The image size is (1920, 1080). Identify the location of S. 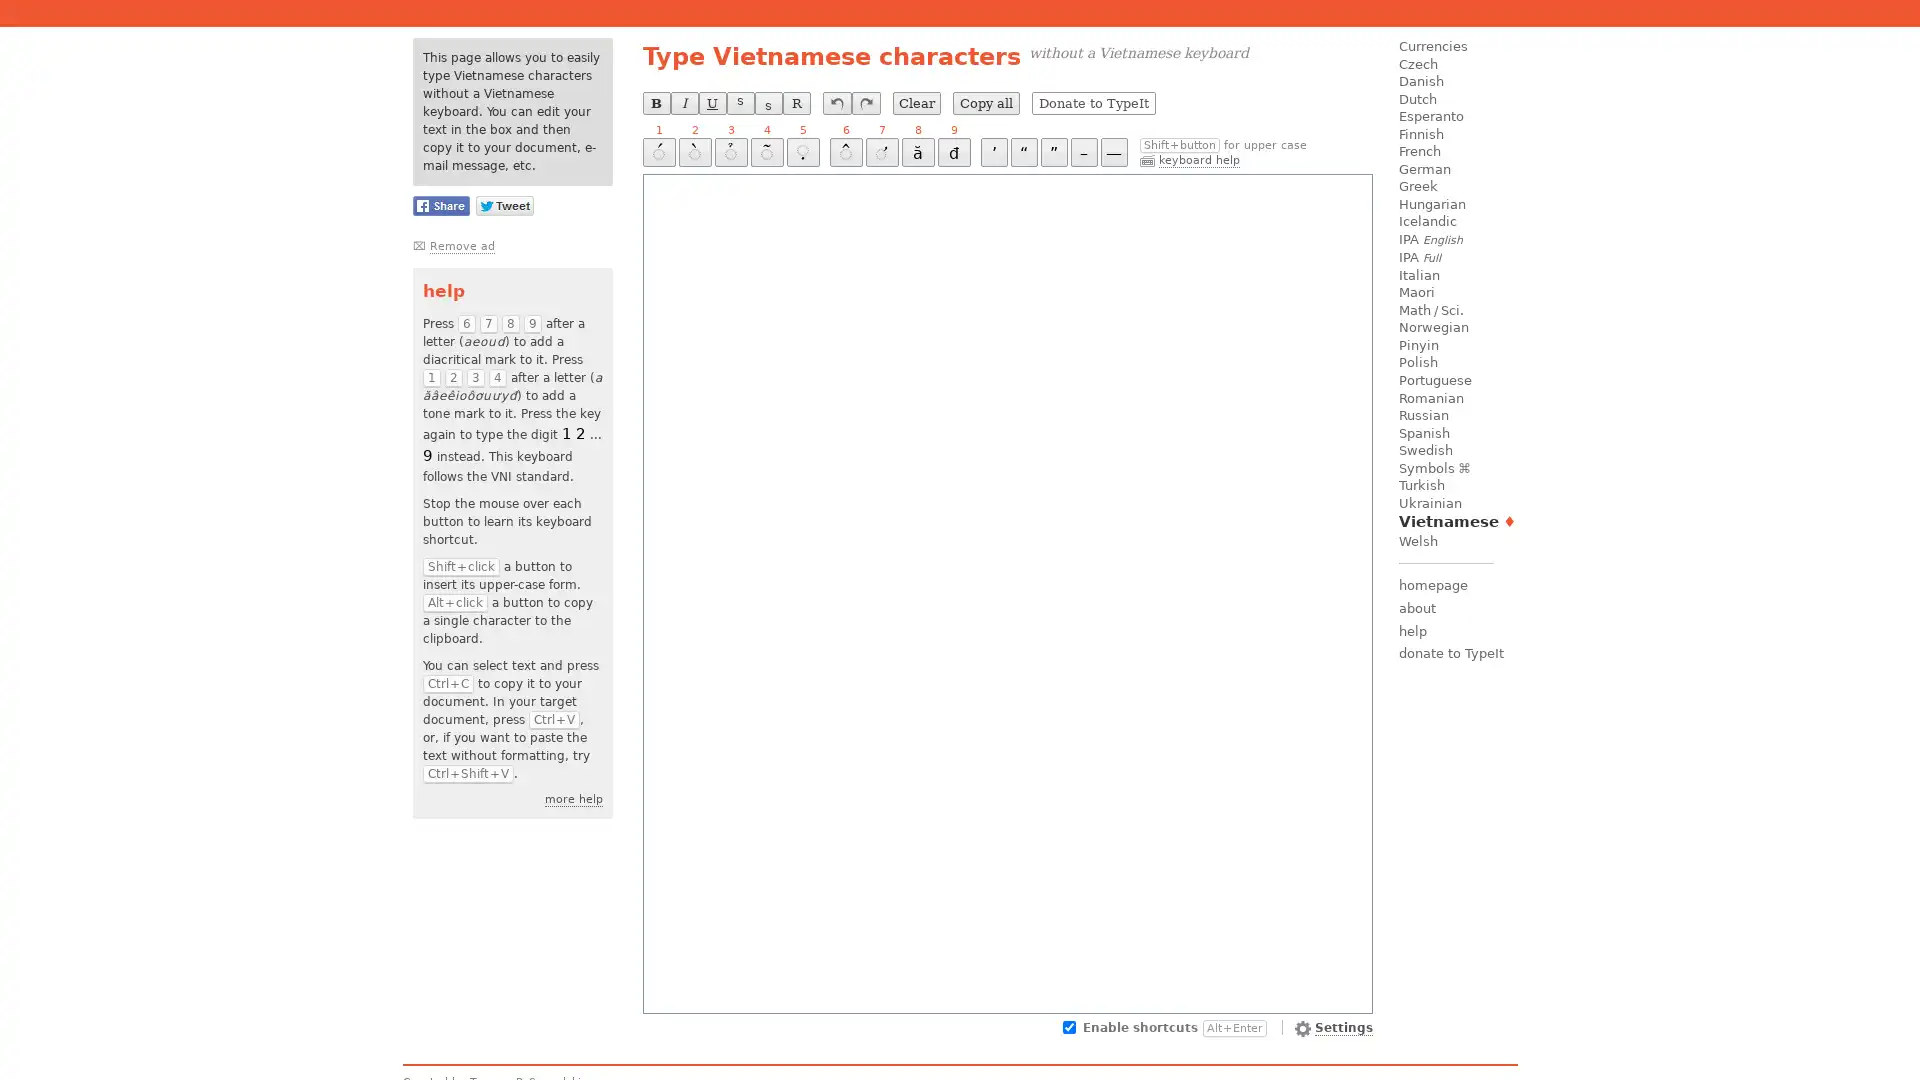
(767, 103).